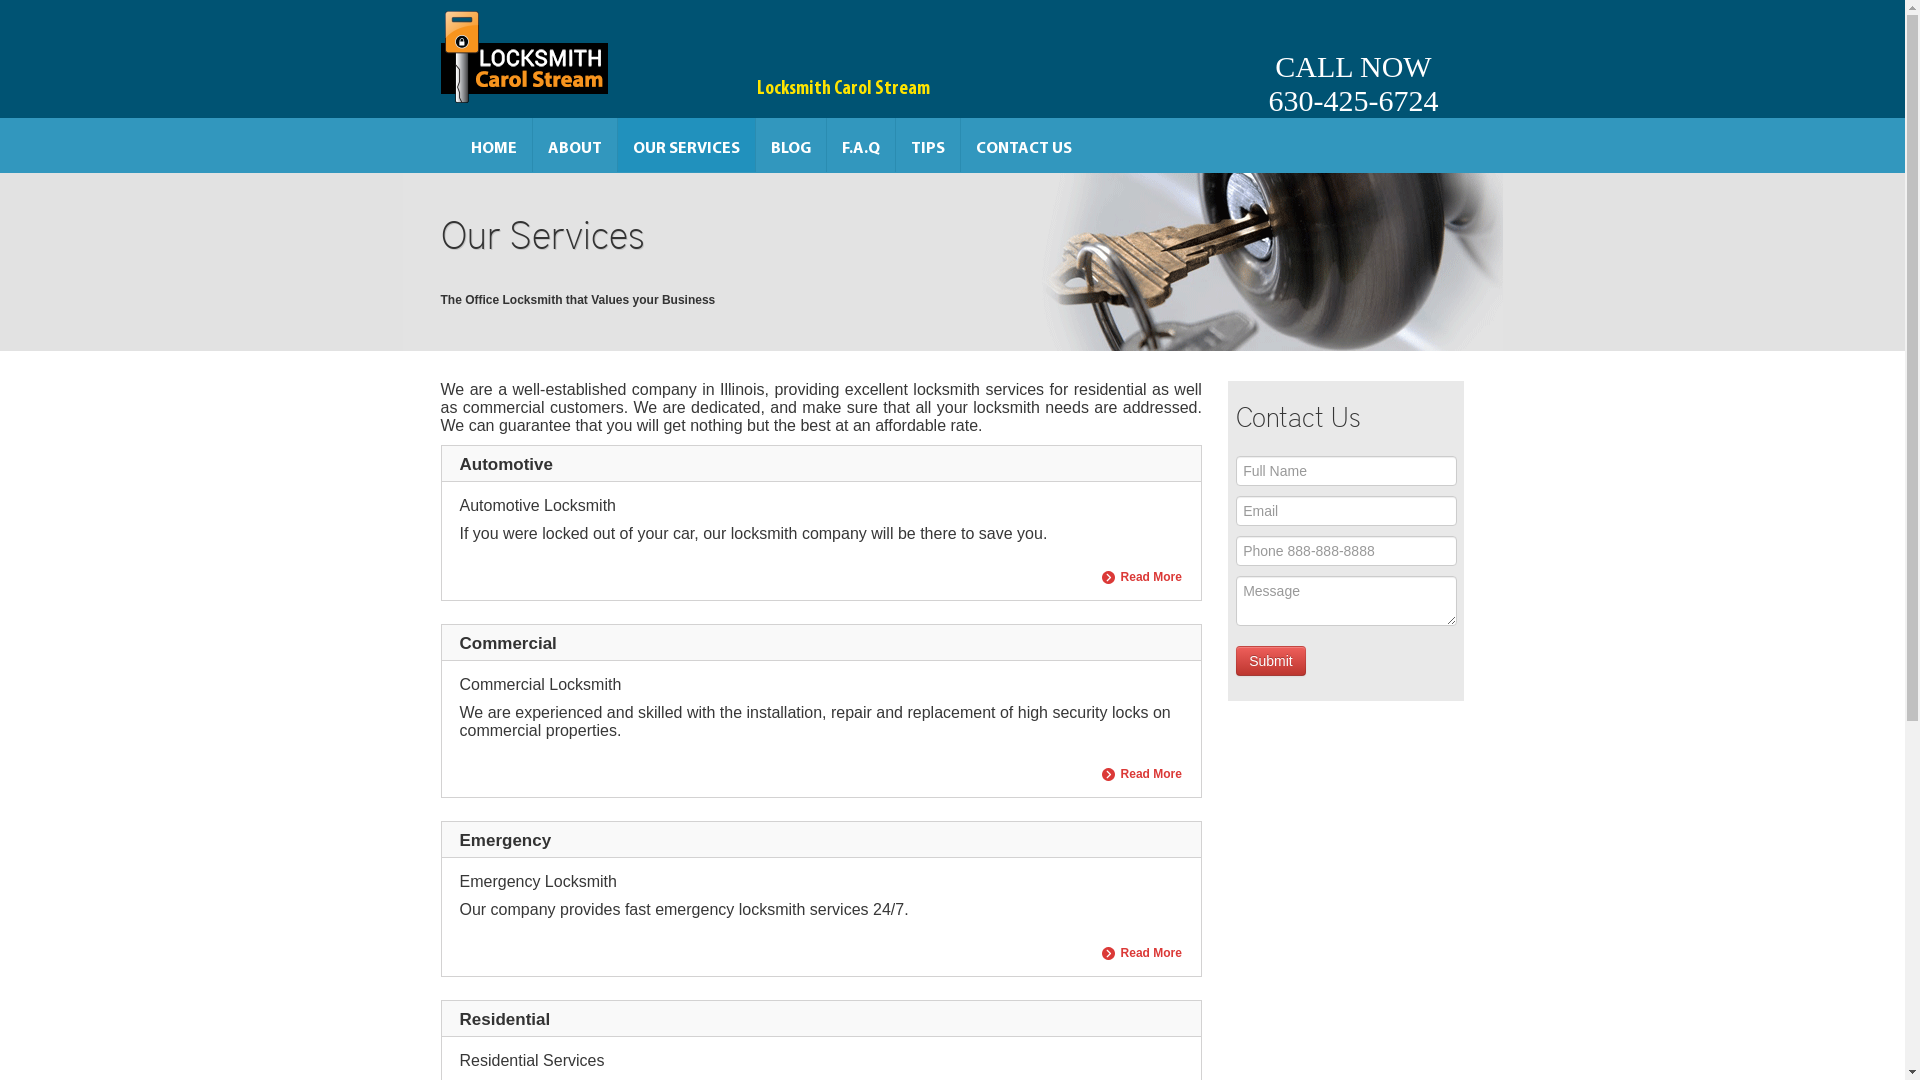 This screenshot has width=1920, height=1080. I want to click on 'ABOUT', so click(573, 144).